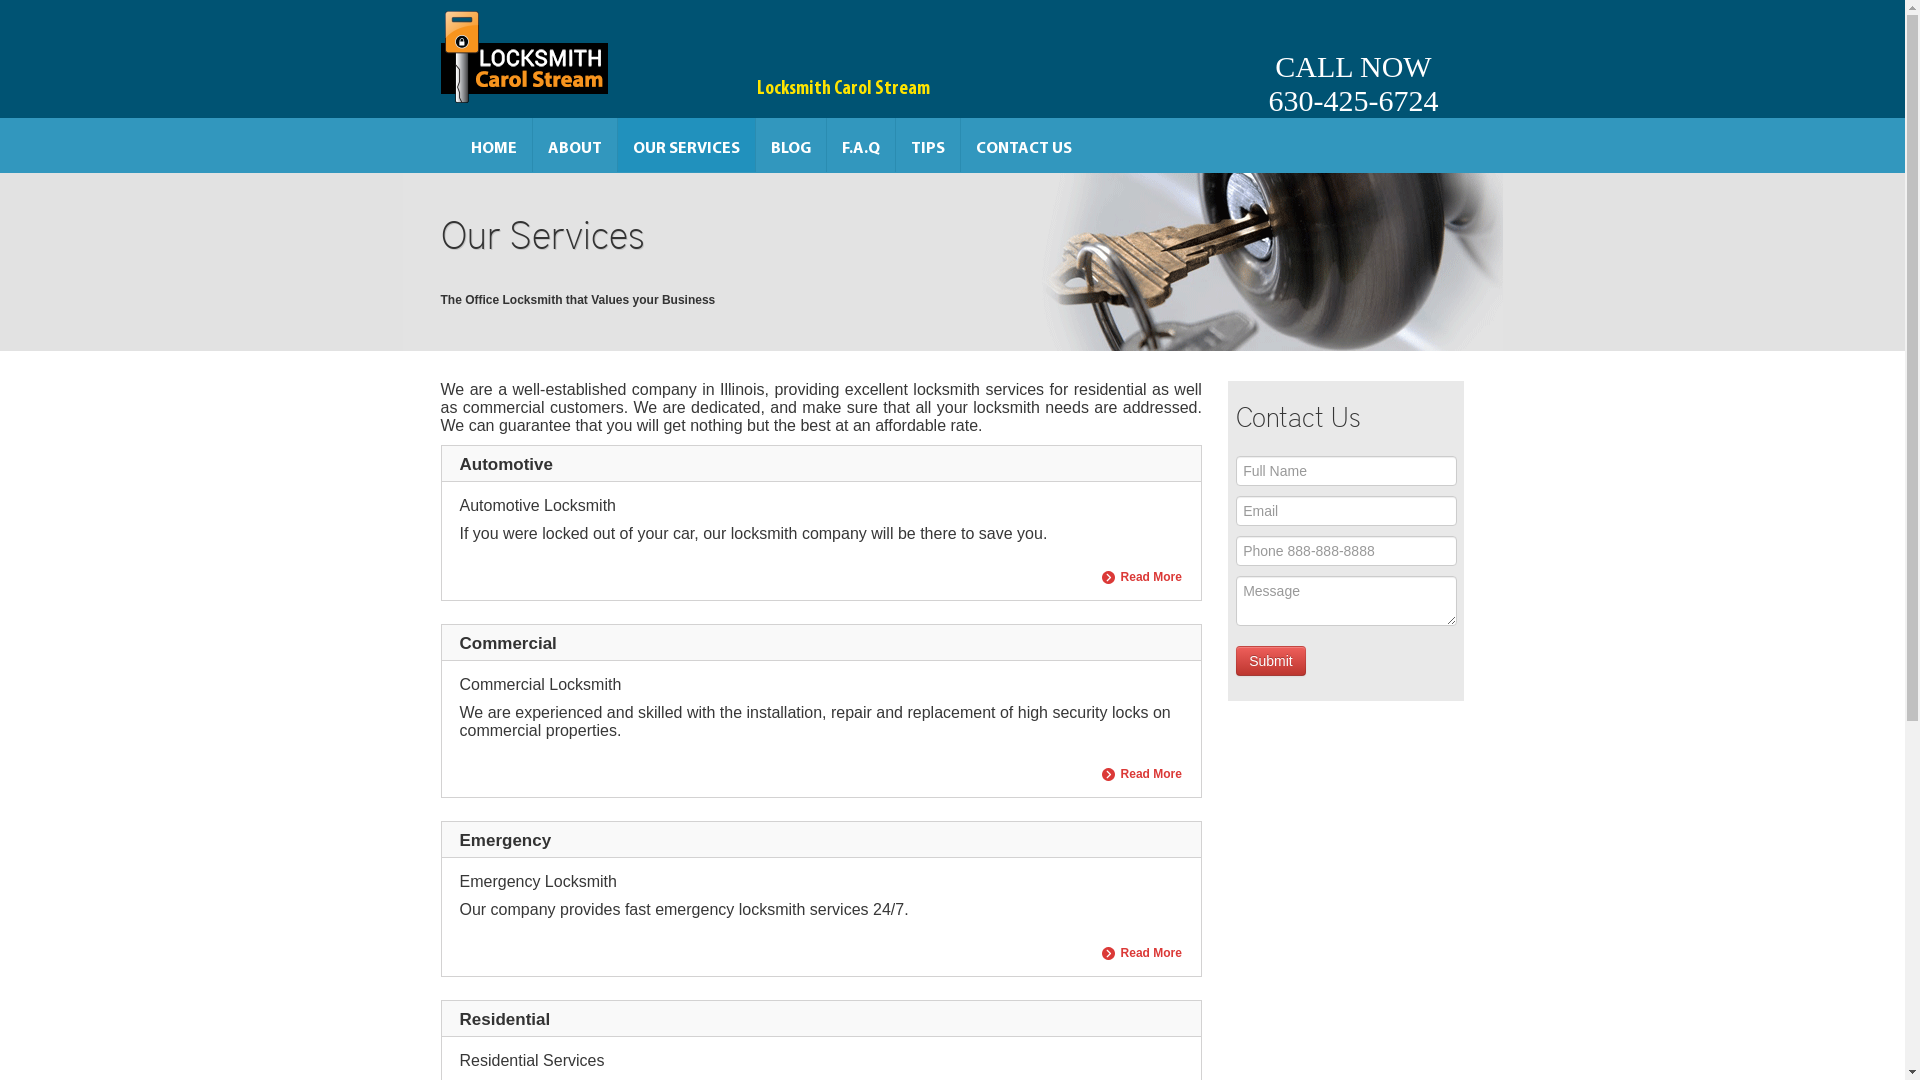 This screenshot has width=1920, height=1080. I want to click on 'ABOUT', so click(573, 144).